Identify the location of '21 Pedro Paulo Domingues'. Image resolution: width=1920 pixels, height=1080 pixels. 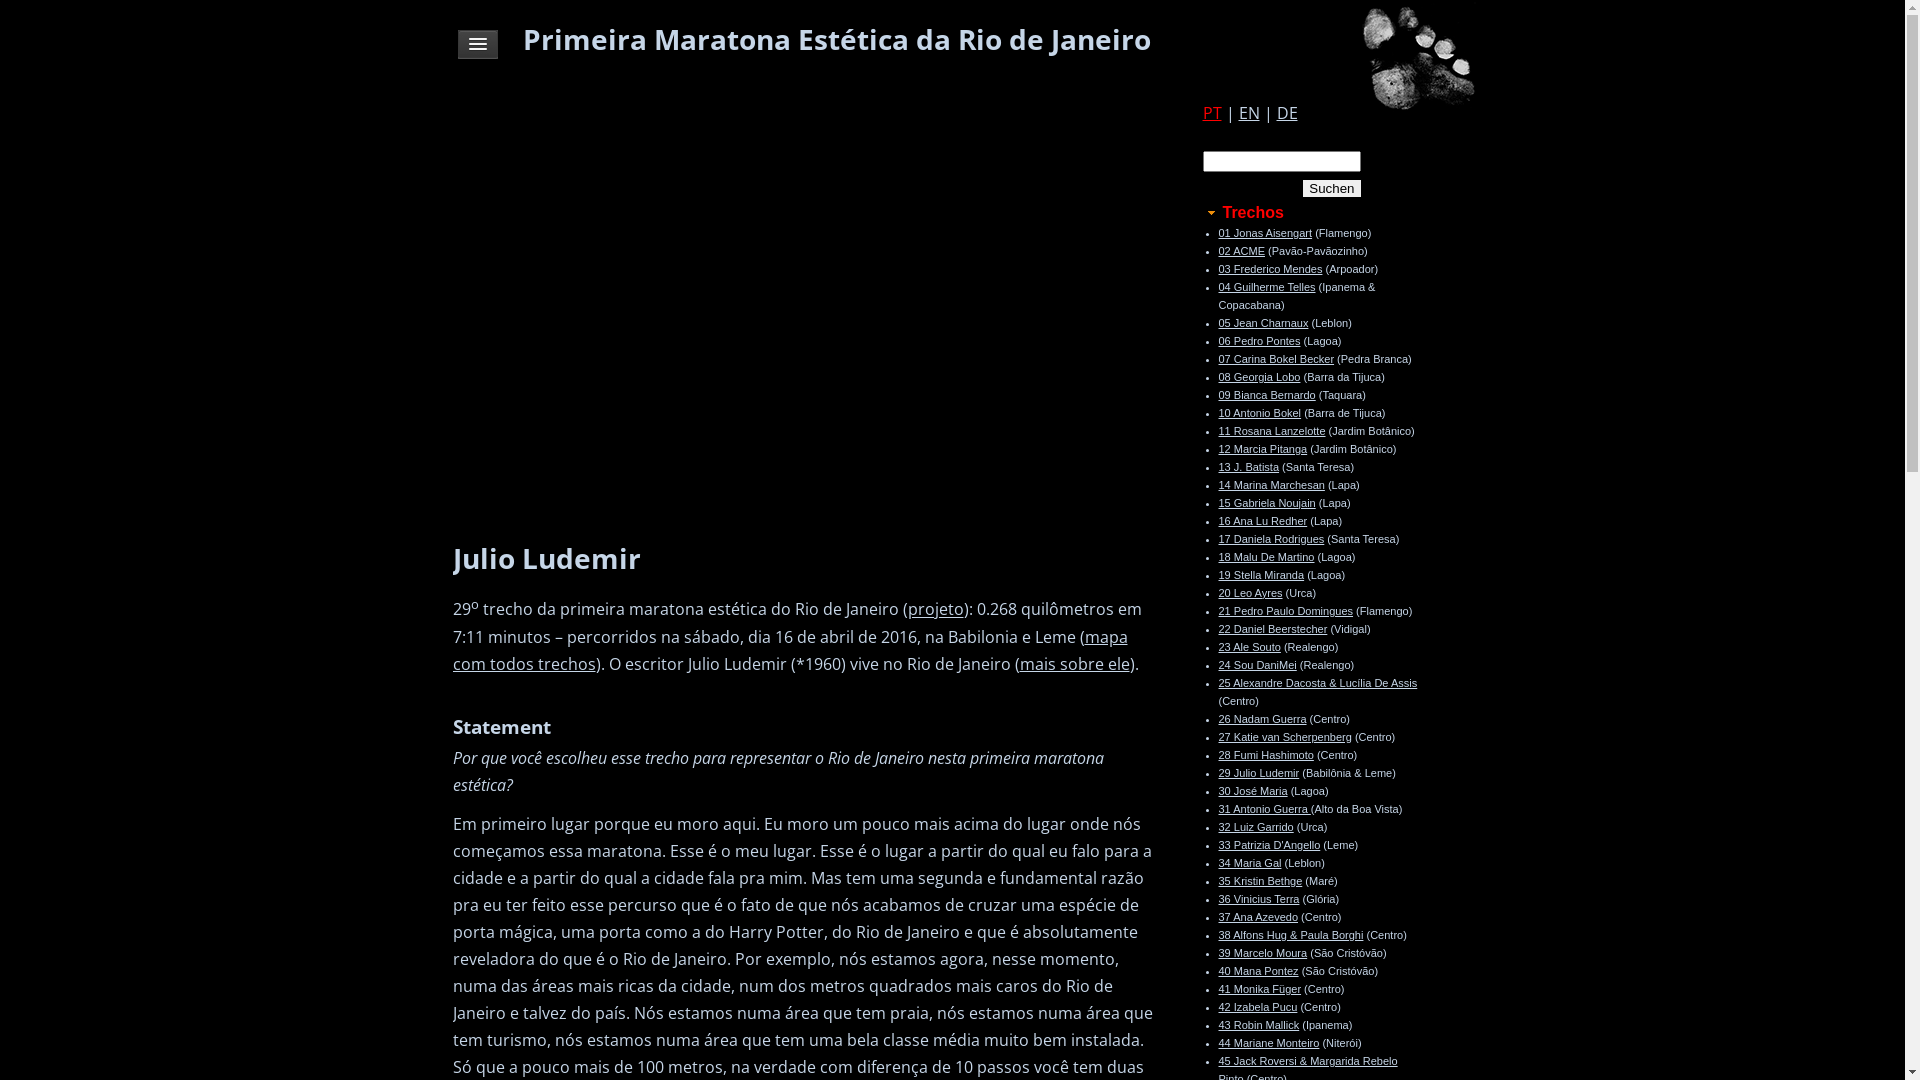
(1285, 609).